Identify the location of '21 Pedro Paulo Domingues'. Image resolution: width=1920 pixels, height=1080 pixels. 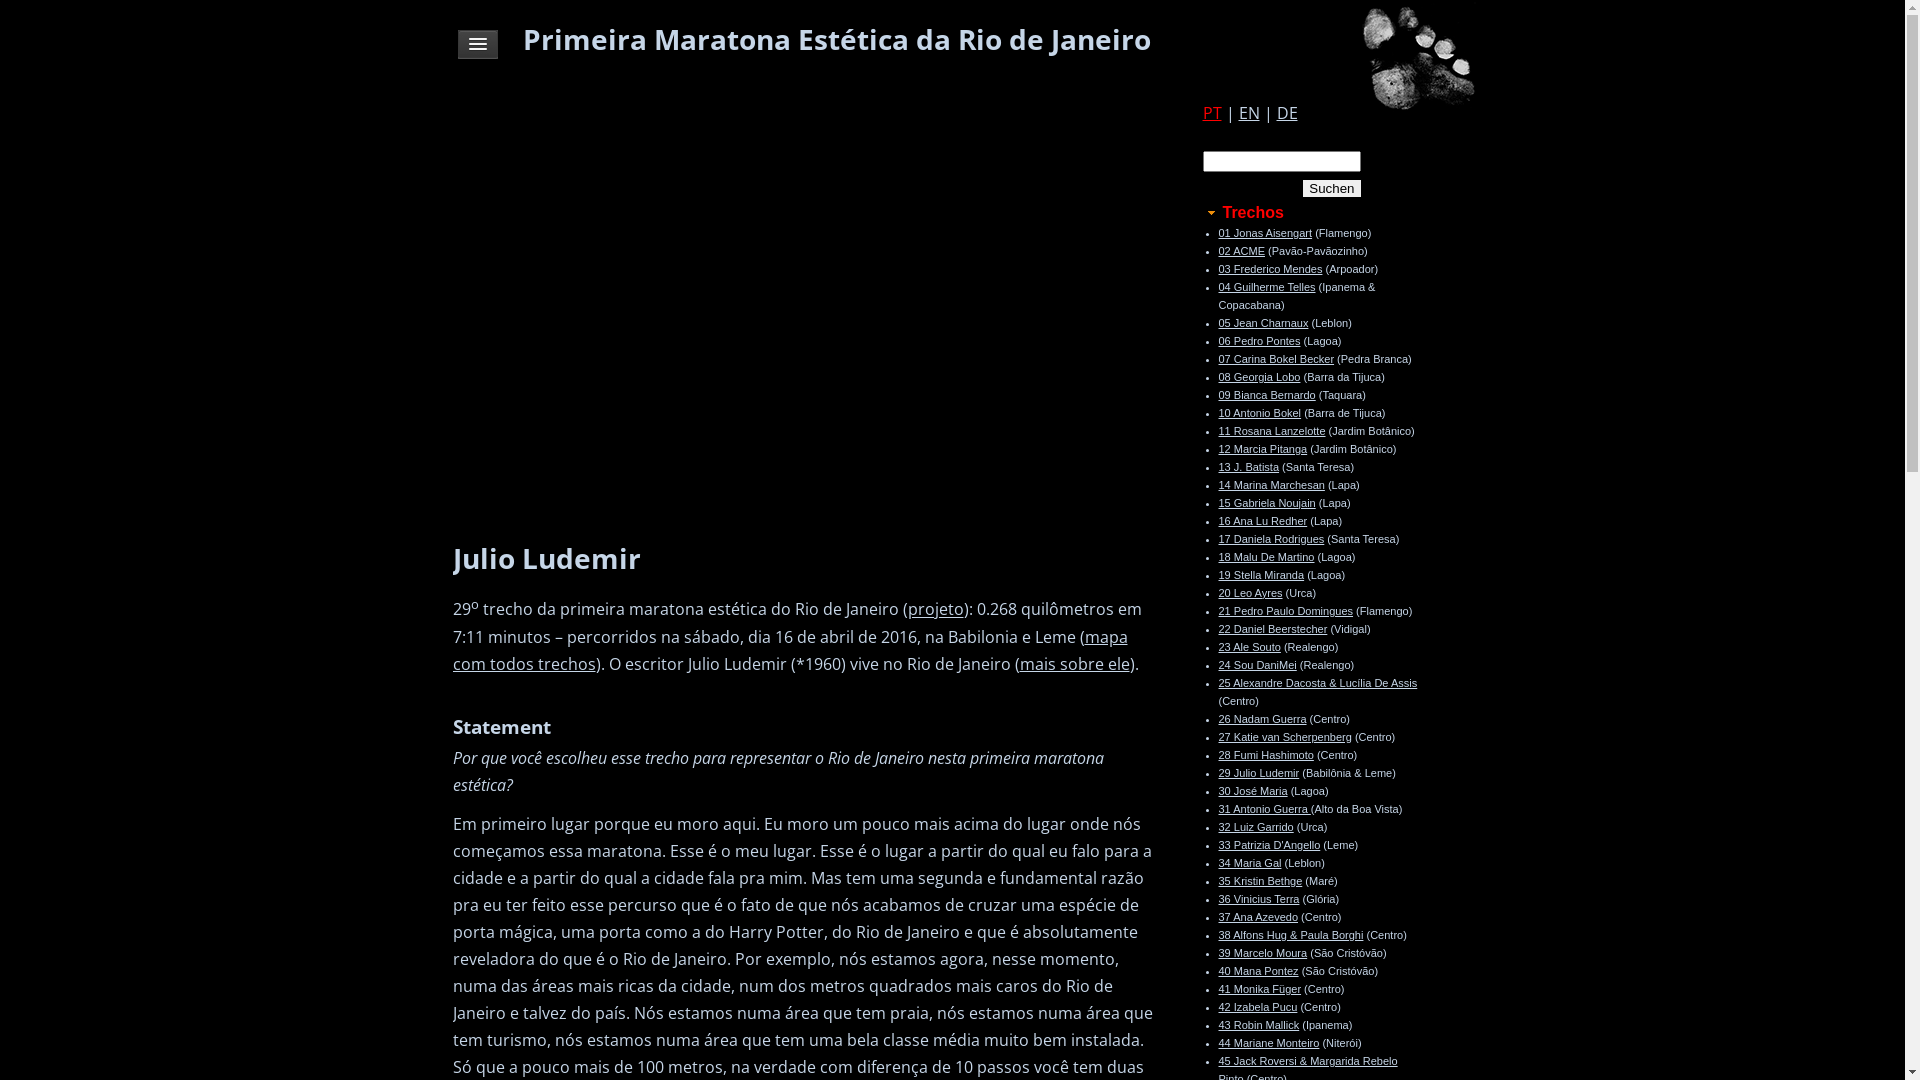
(1285, 609).